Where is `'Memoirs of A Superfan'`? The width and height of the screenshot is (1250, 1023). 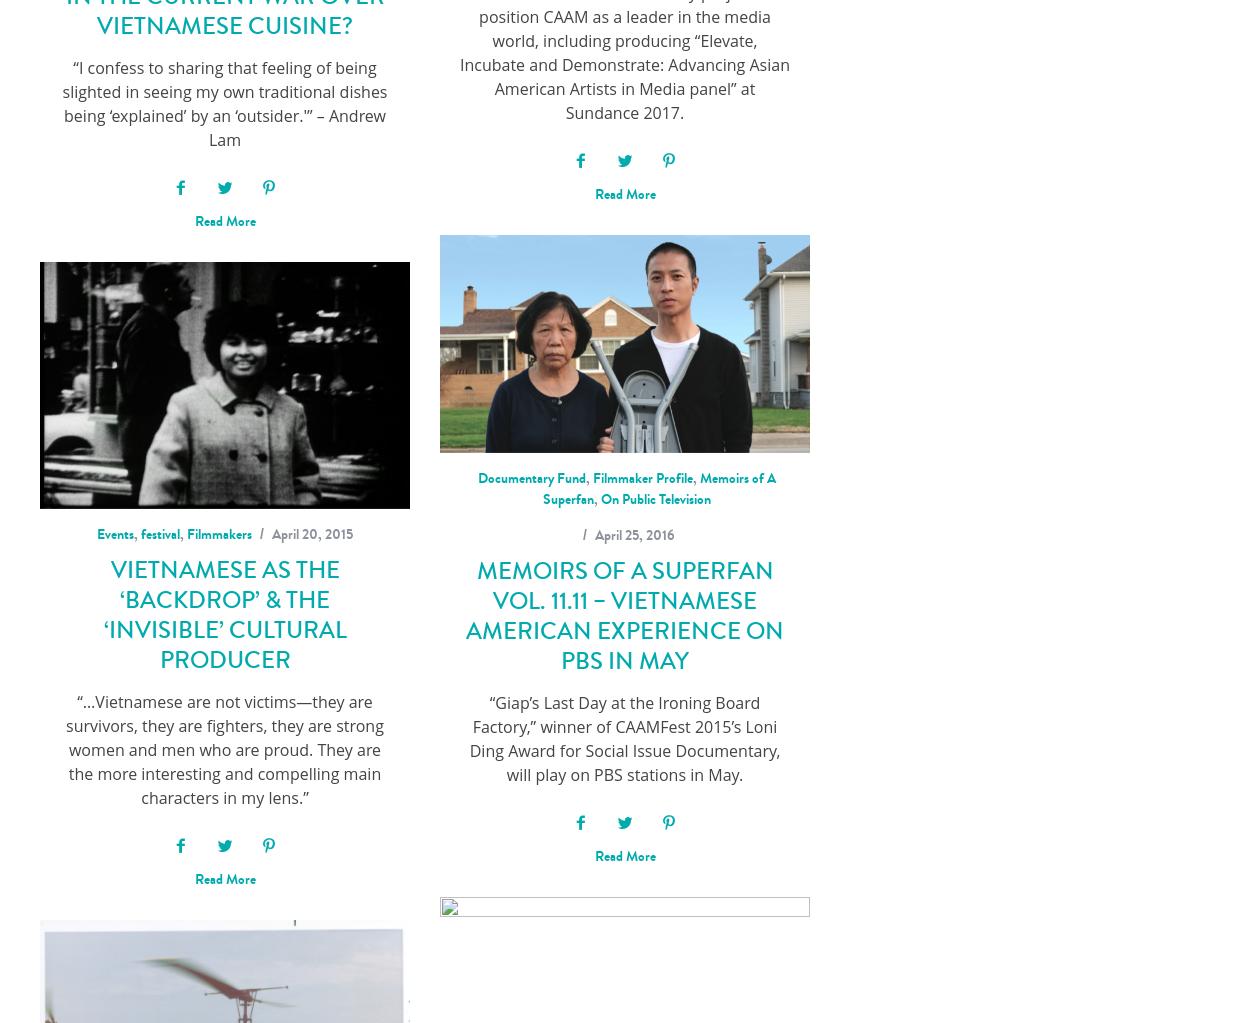
'Memoirs of A Superfan' is located at coordinates (658, 487).